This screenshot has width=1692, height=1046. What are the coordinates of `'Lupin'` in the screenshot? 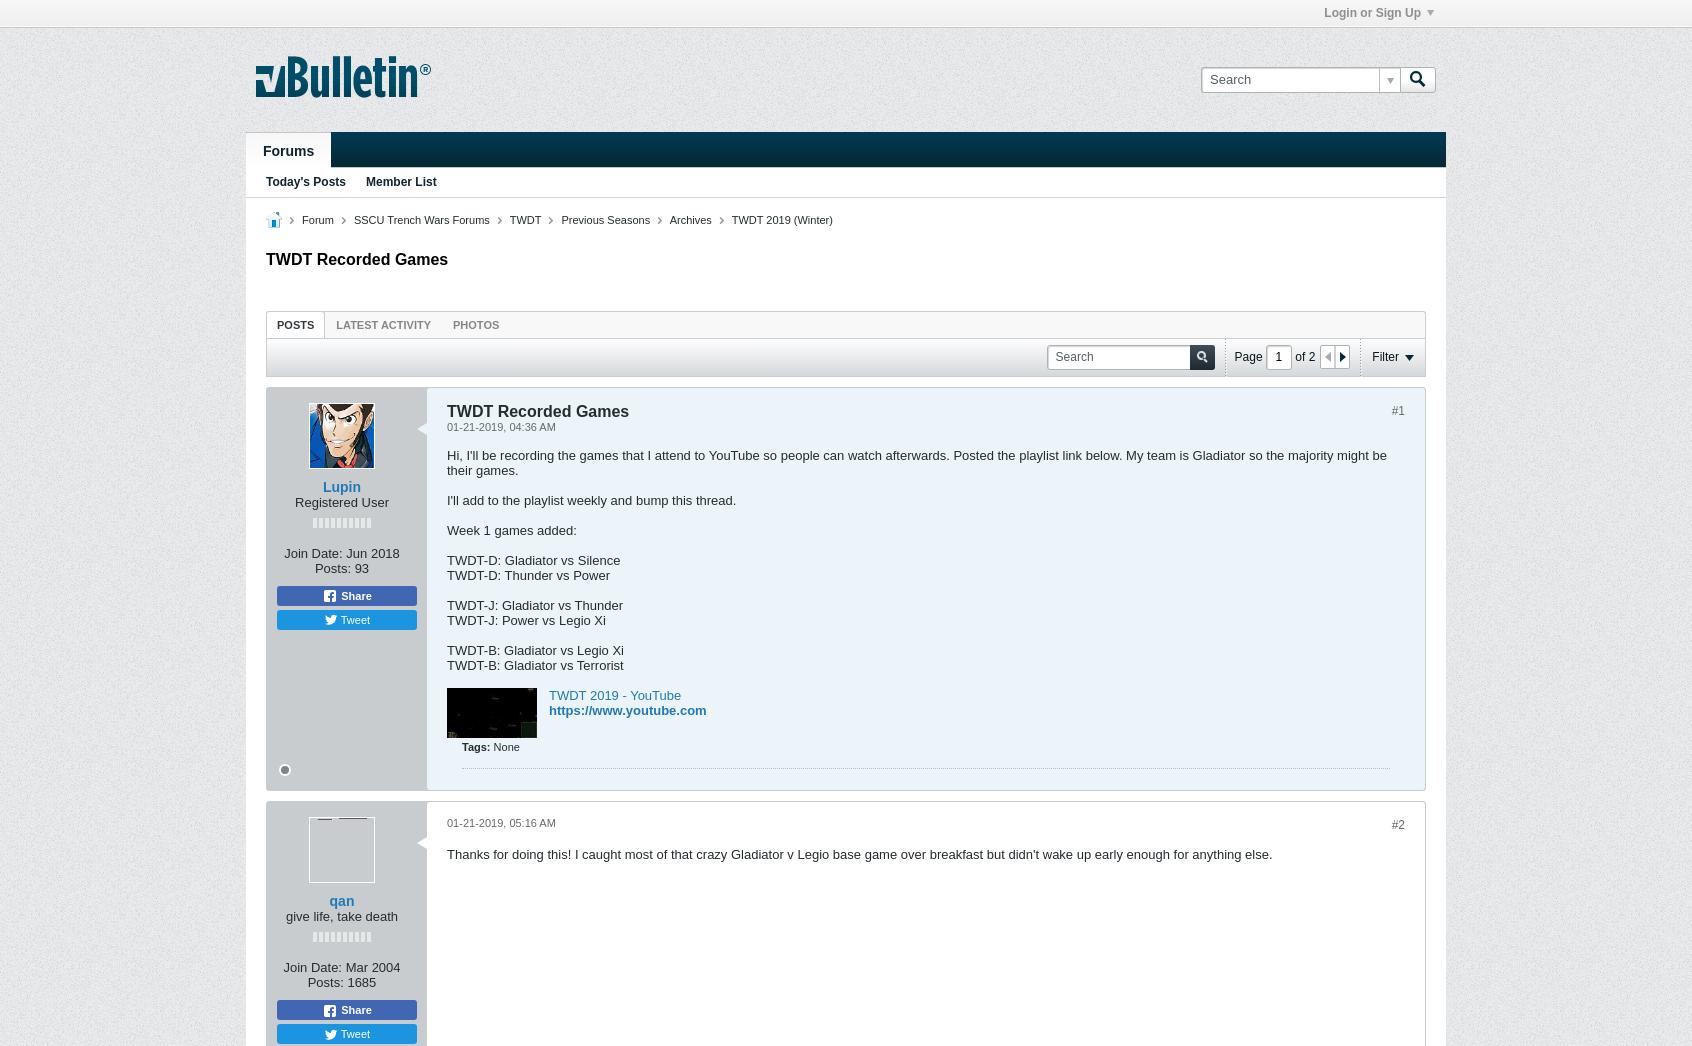 It's located at (340, 485).